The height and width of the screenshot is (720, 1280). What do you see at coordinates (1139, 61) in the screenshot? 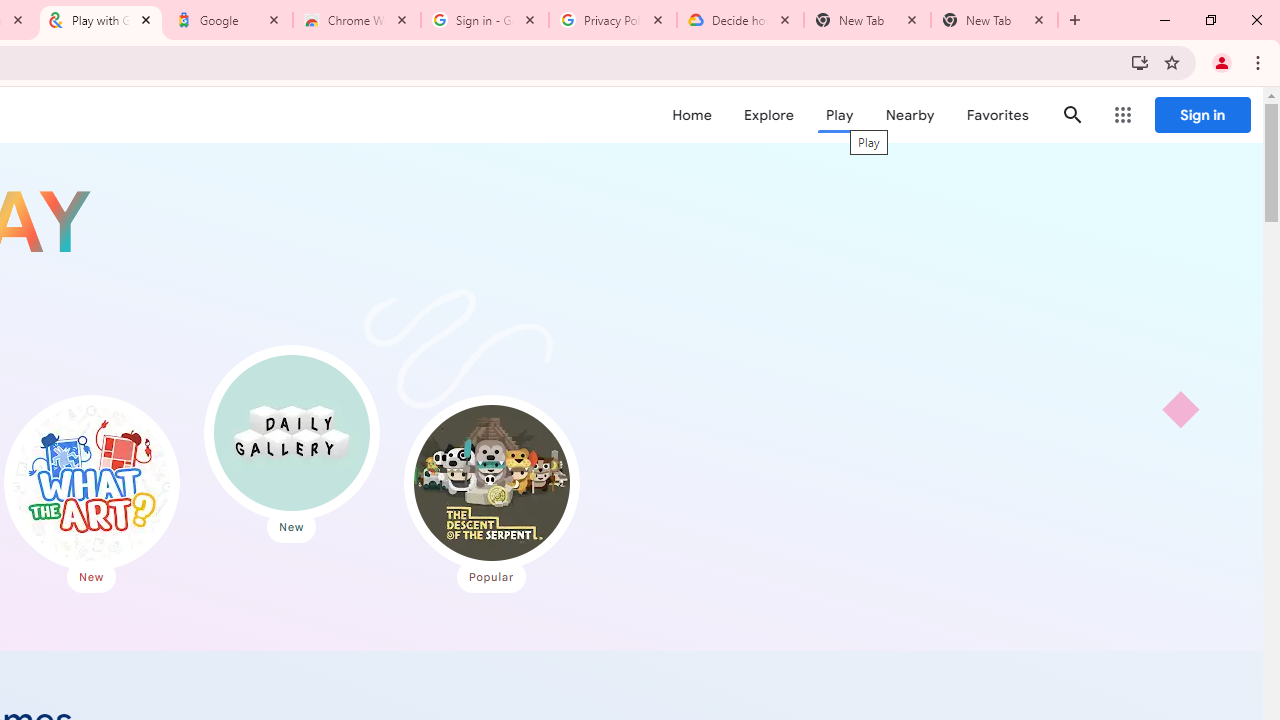
I see `'Install Google Arts & Culture'` at bounding box center [1139, 61].